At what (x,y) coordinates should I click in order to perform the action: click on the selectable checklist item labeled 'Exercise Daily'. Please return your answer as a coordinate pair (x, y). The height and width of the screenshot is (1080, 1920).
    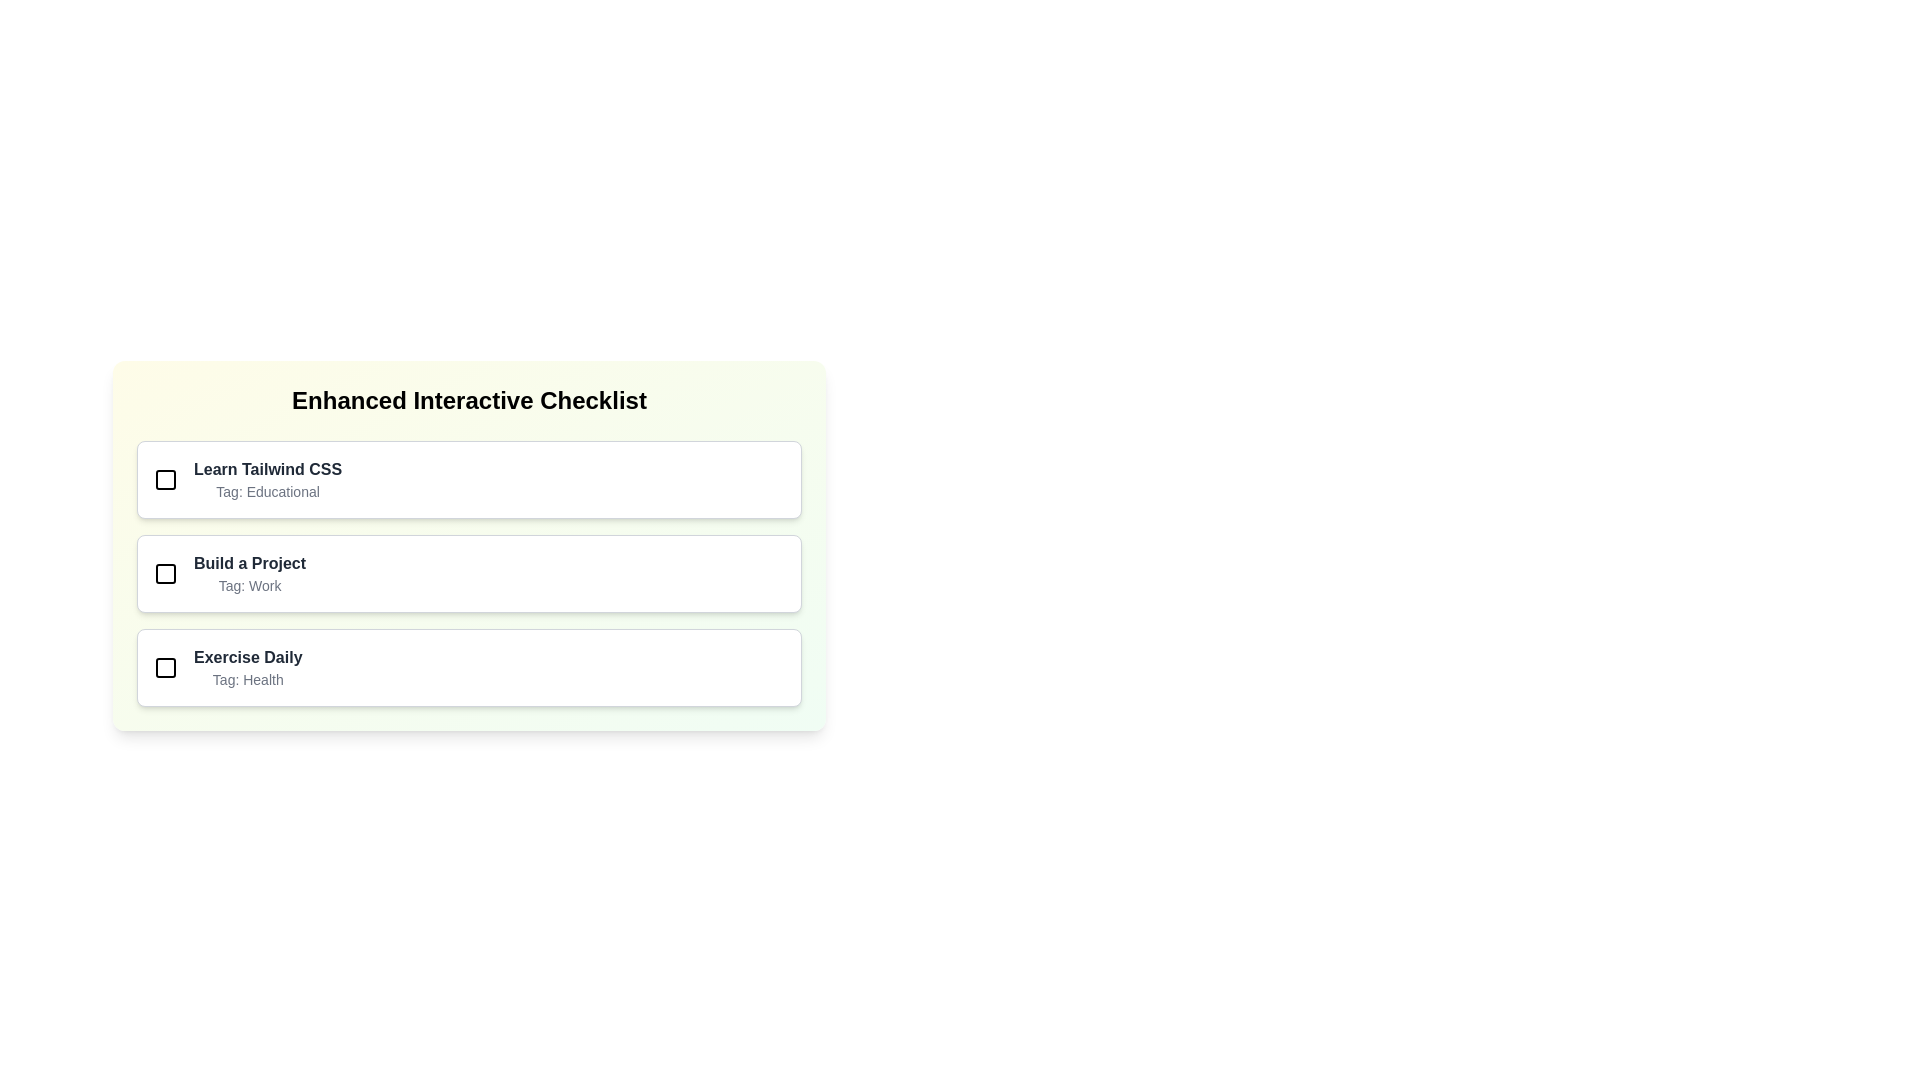
    Looking at the image, I should click on (468, 667).